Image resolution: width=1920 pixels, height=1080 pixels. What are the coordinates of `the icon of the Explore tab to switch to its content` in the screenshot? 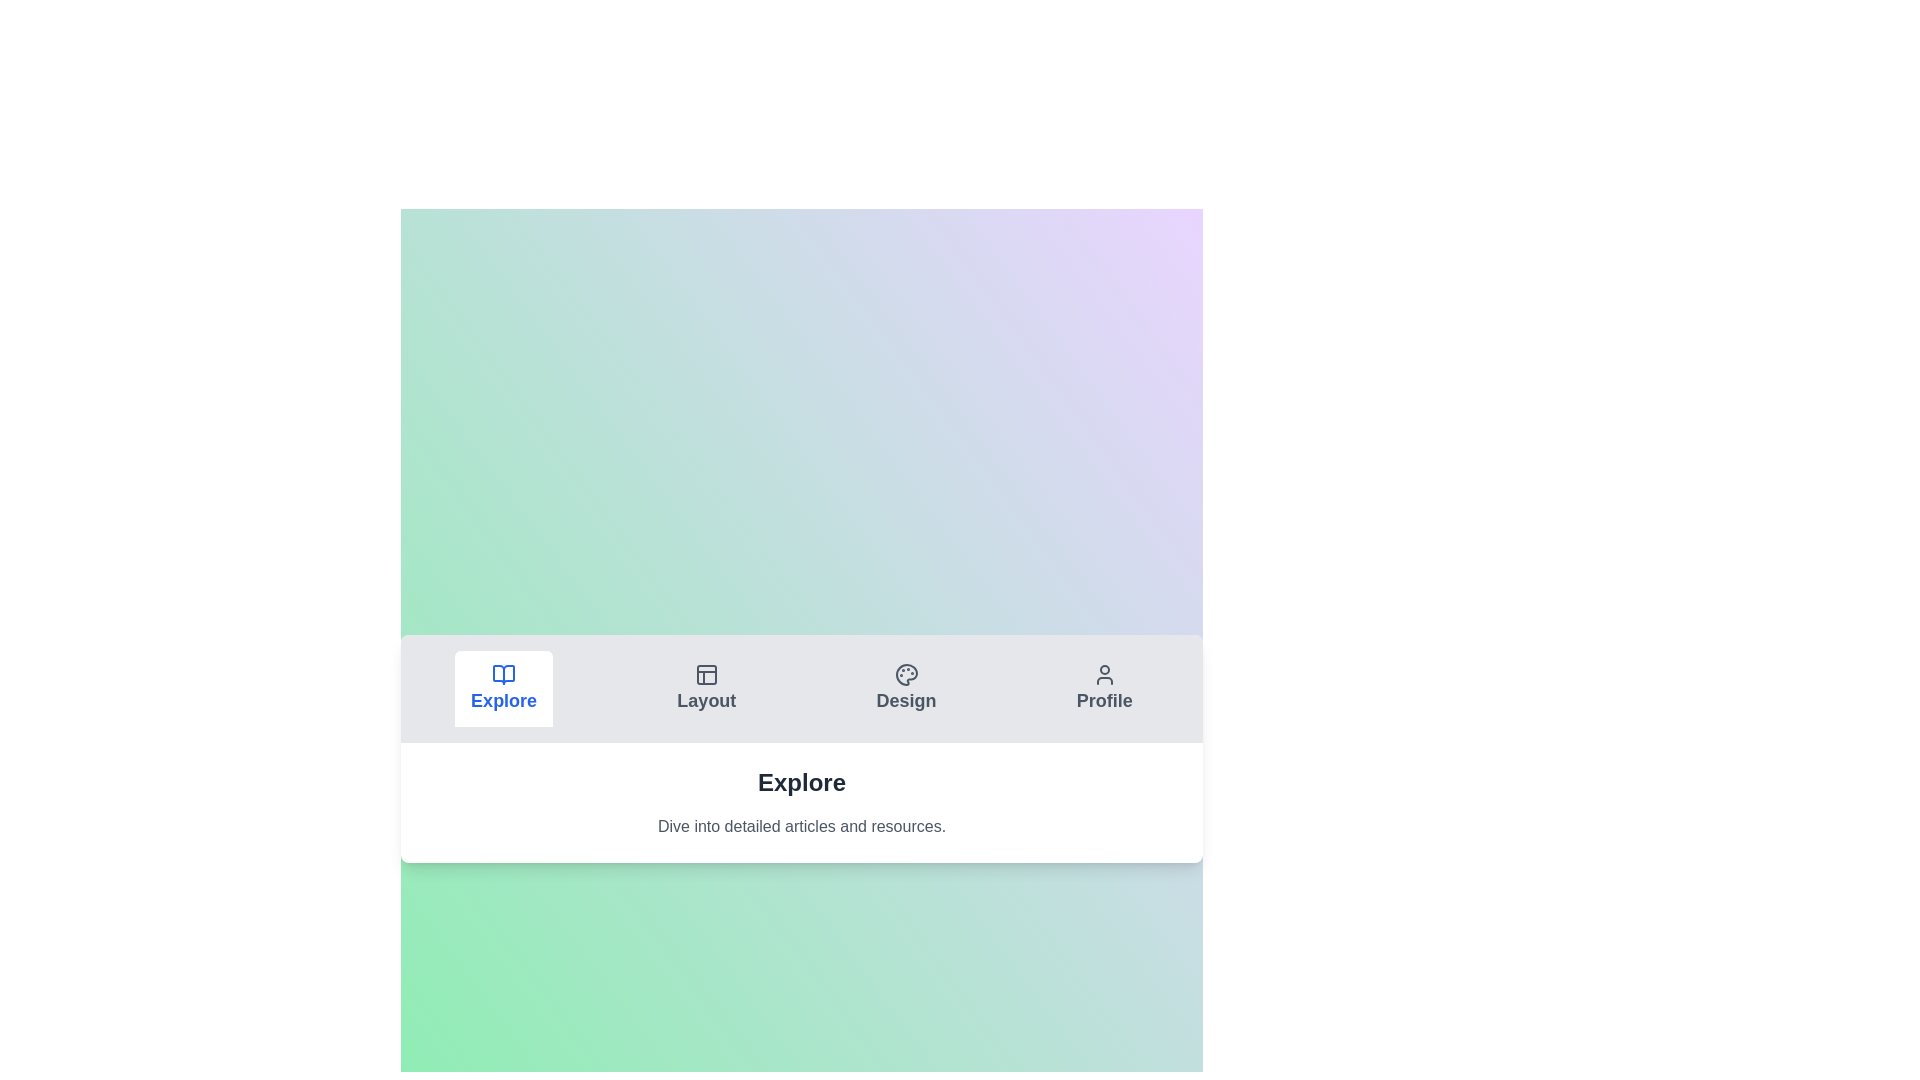 It's located at (504, 675).